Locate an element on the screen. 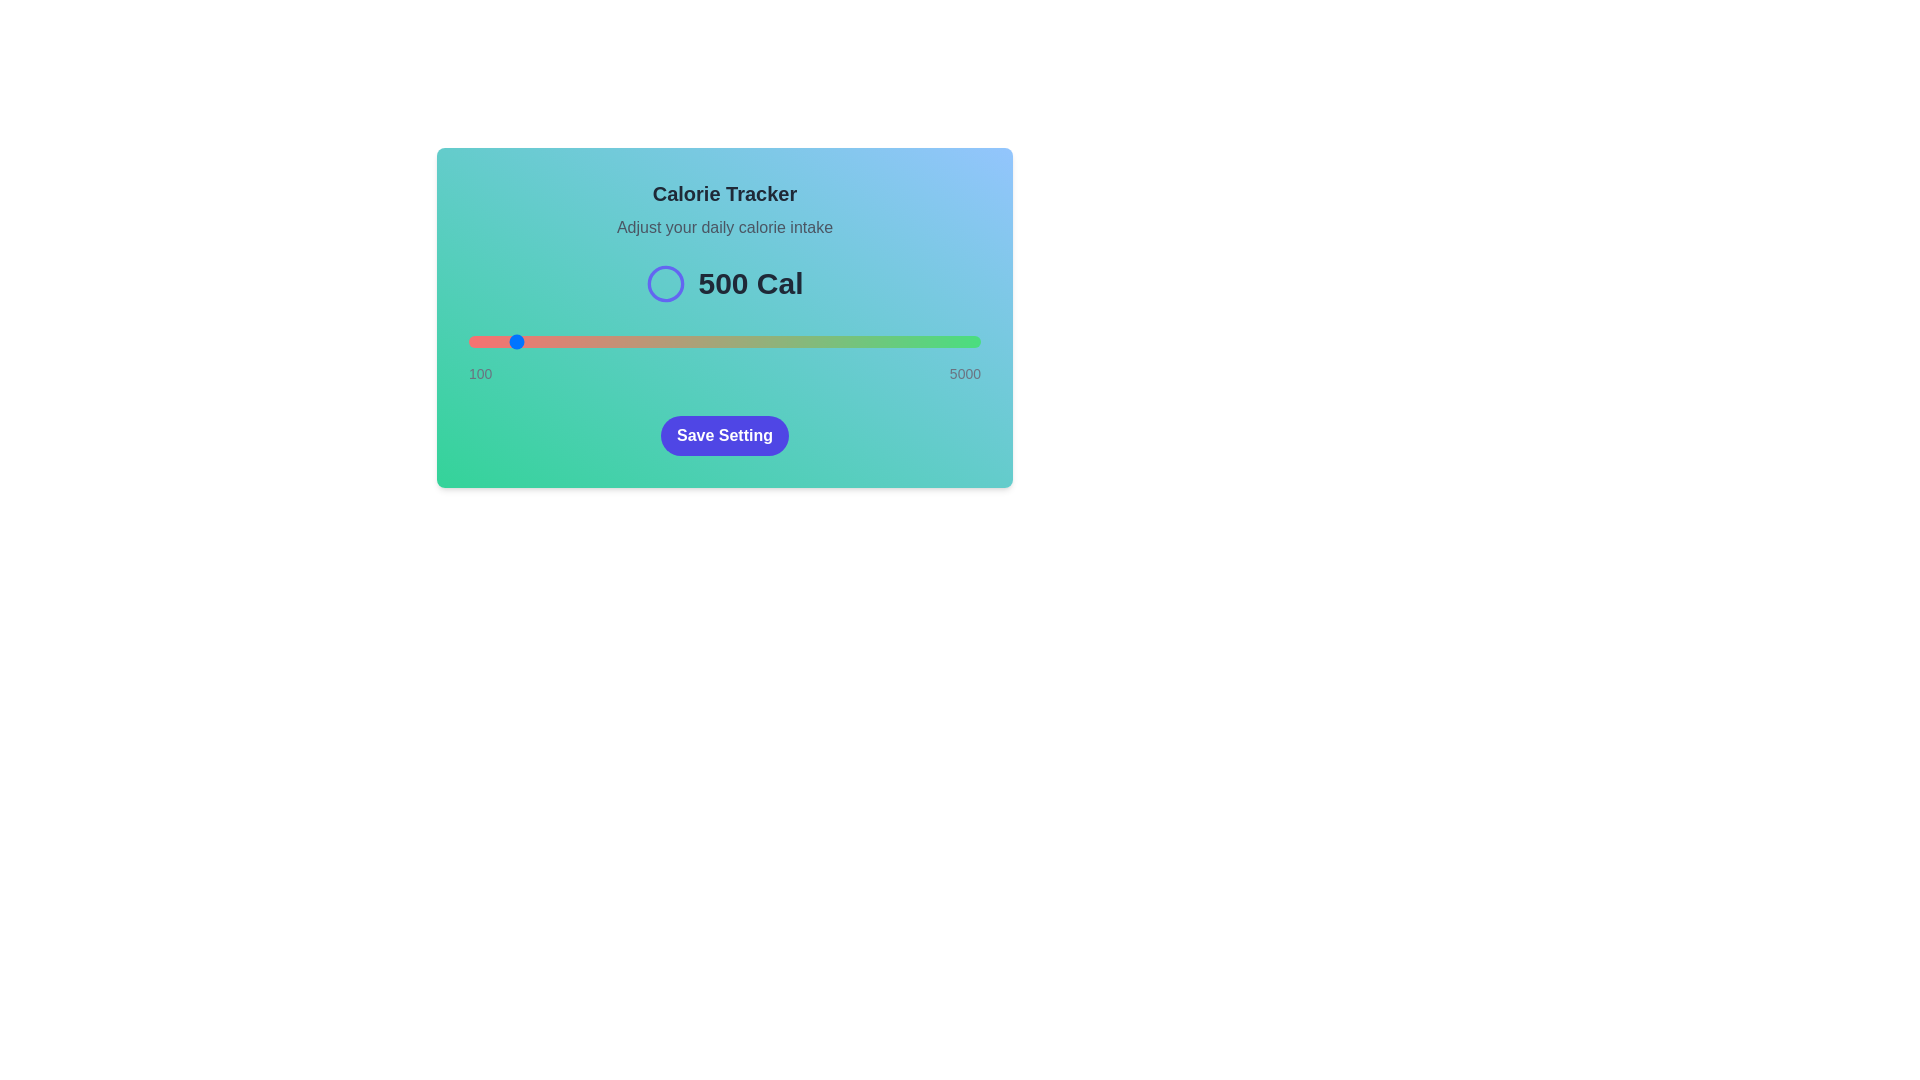 Image resolution: width=1920 pixels, height=1080 pixels. the calorie intake slider to 1596 calories is located at coordinates (624, 341).